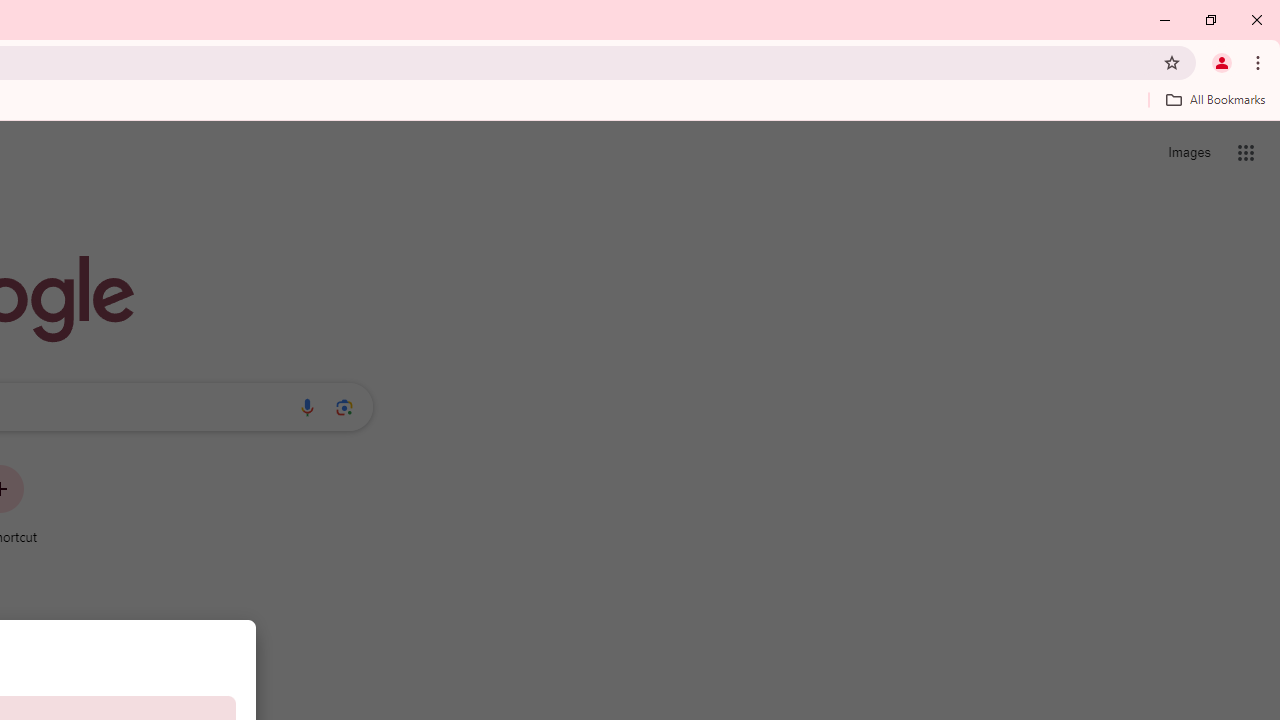  I want to click on 'All Bookmarks', so click(1214, 99).